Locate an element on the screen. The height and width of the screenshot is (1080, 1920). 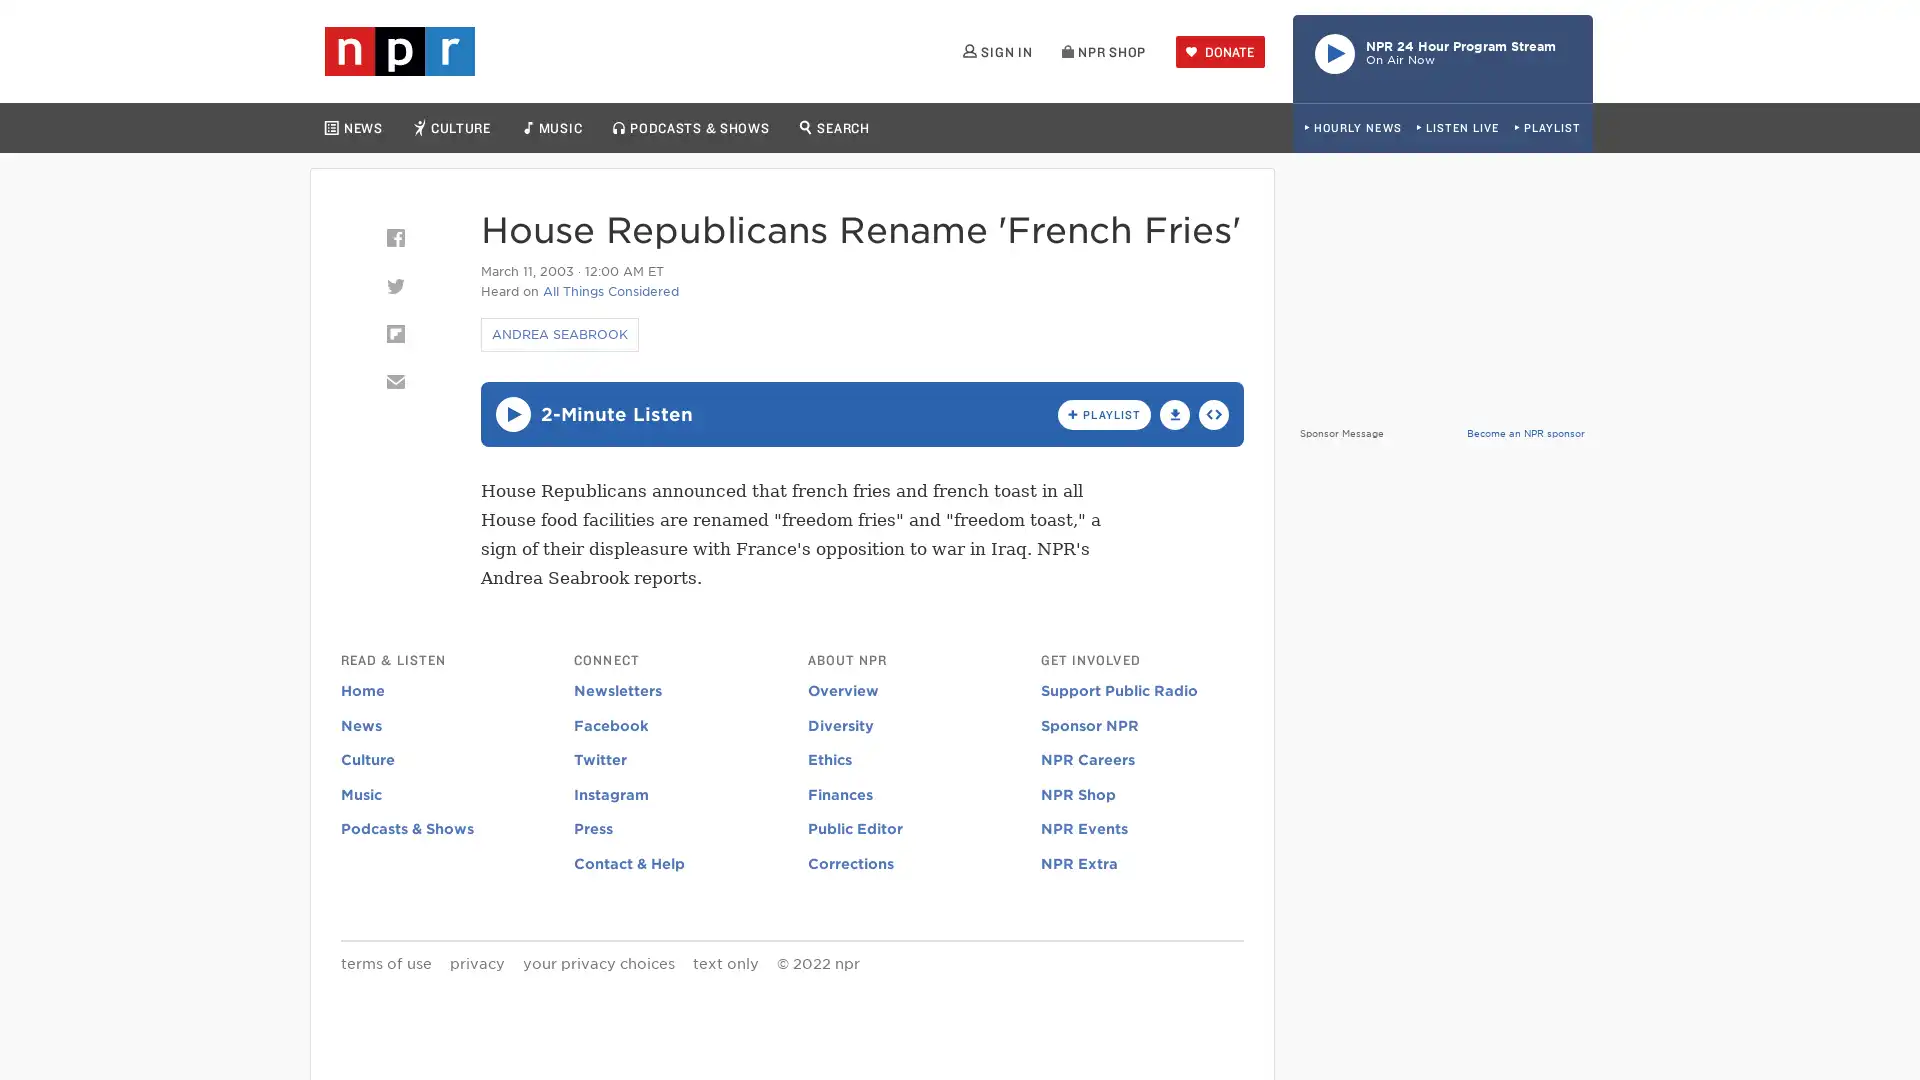
Play Live Radio is located at coordinates (1443, 57).